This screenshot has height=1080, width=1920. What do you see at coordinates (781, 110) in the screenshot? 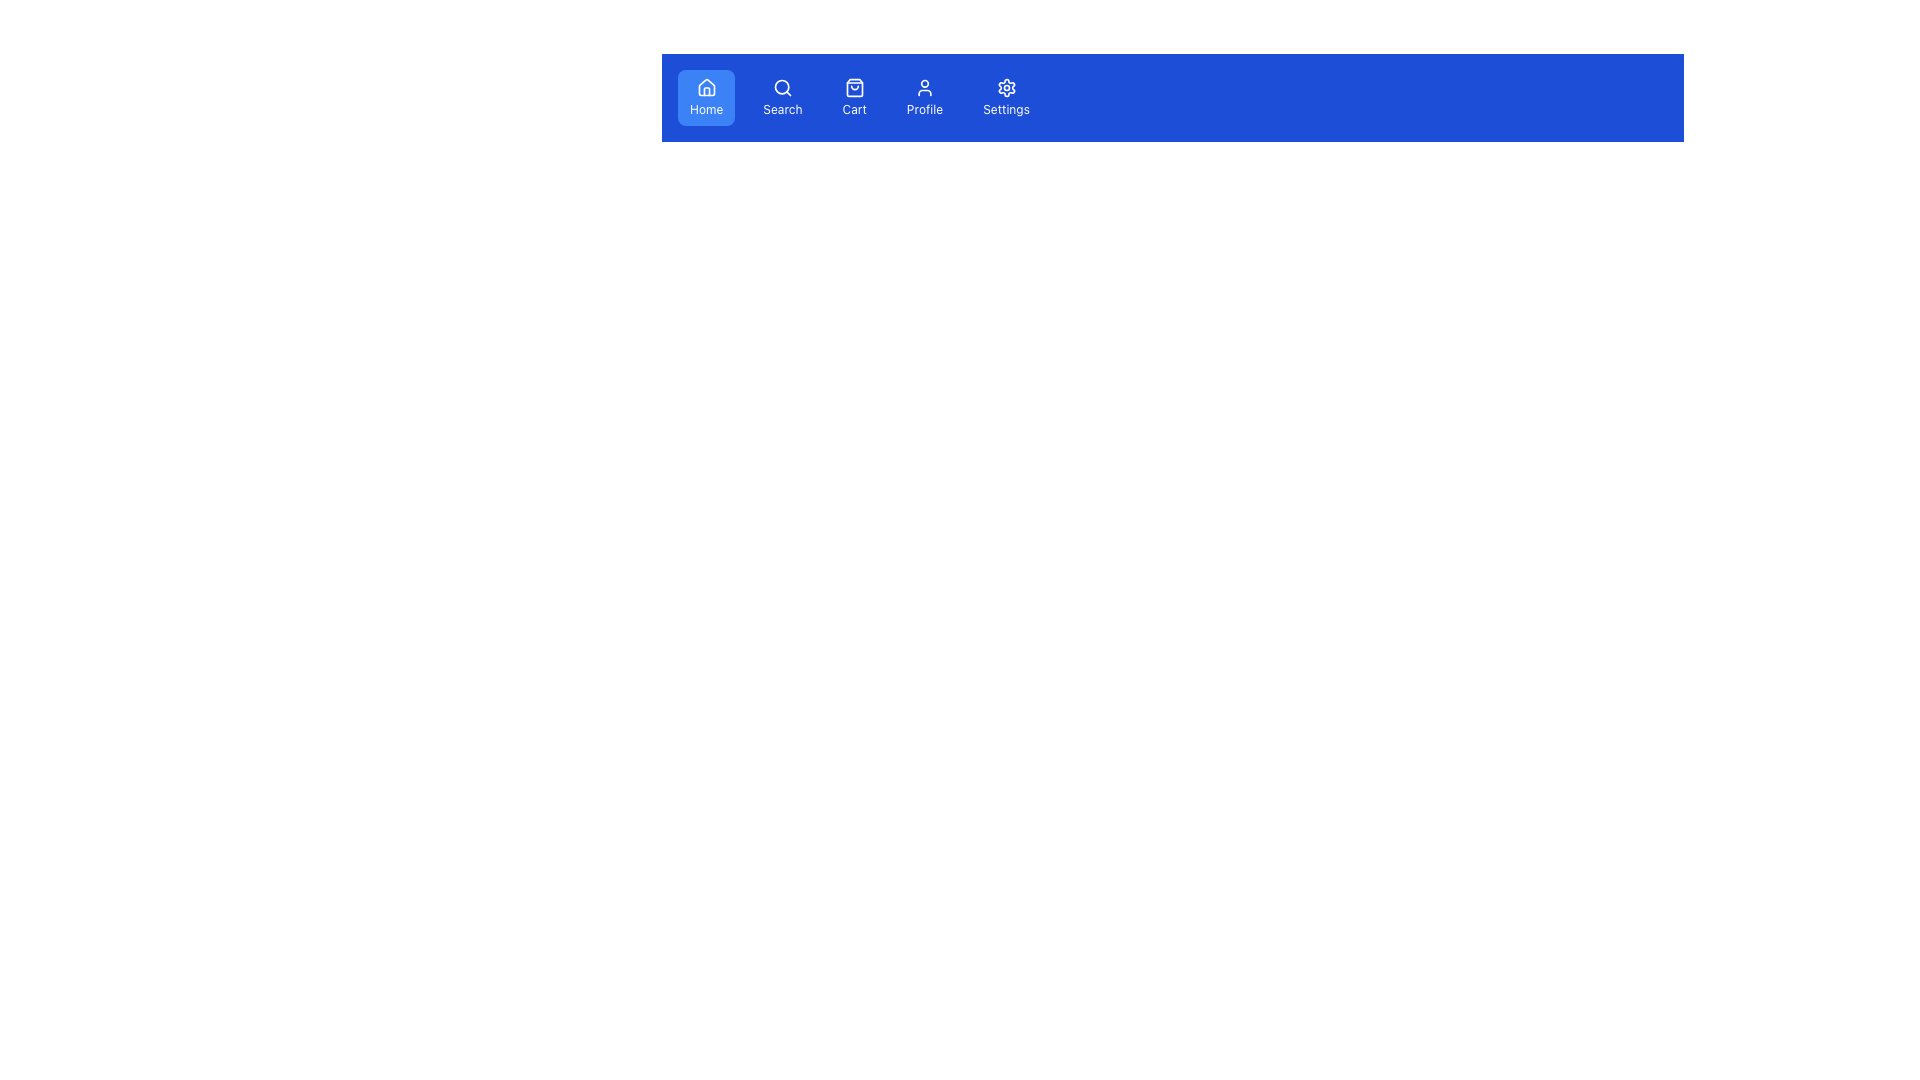
I see `the 'Search' label text located below the search icon in the top navigation bar to indicate its functionality` at bounding box center [781, 110].